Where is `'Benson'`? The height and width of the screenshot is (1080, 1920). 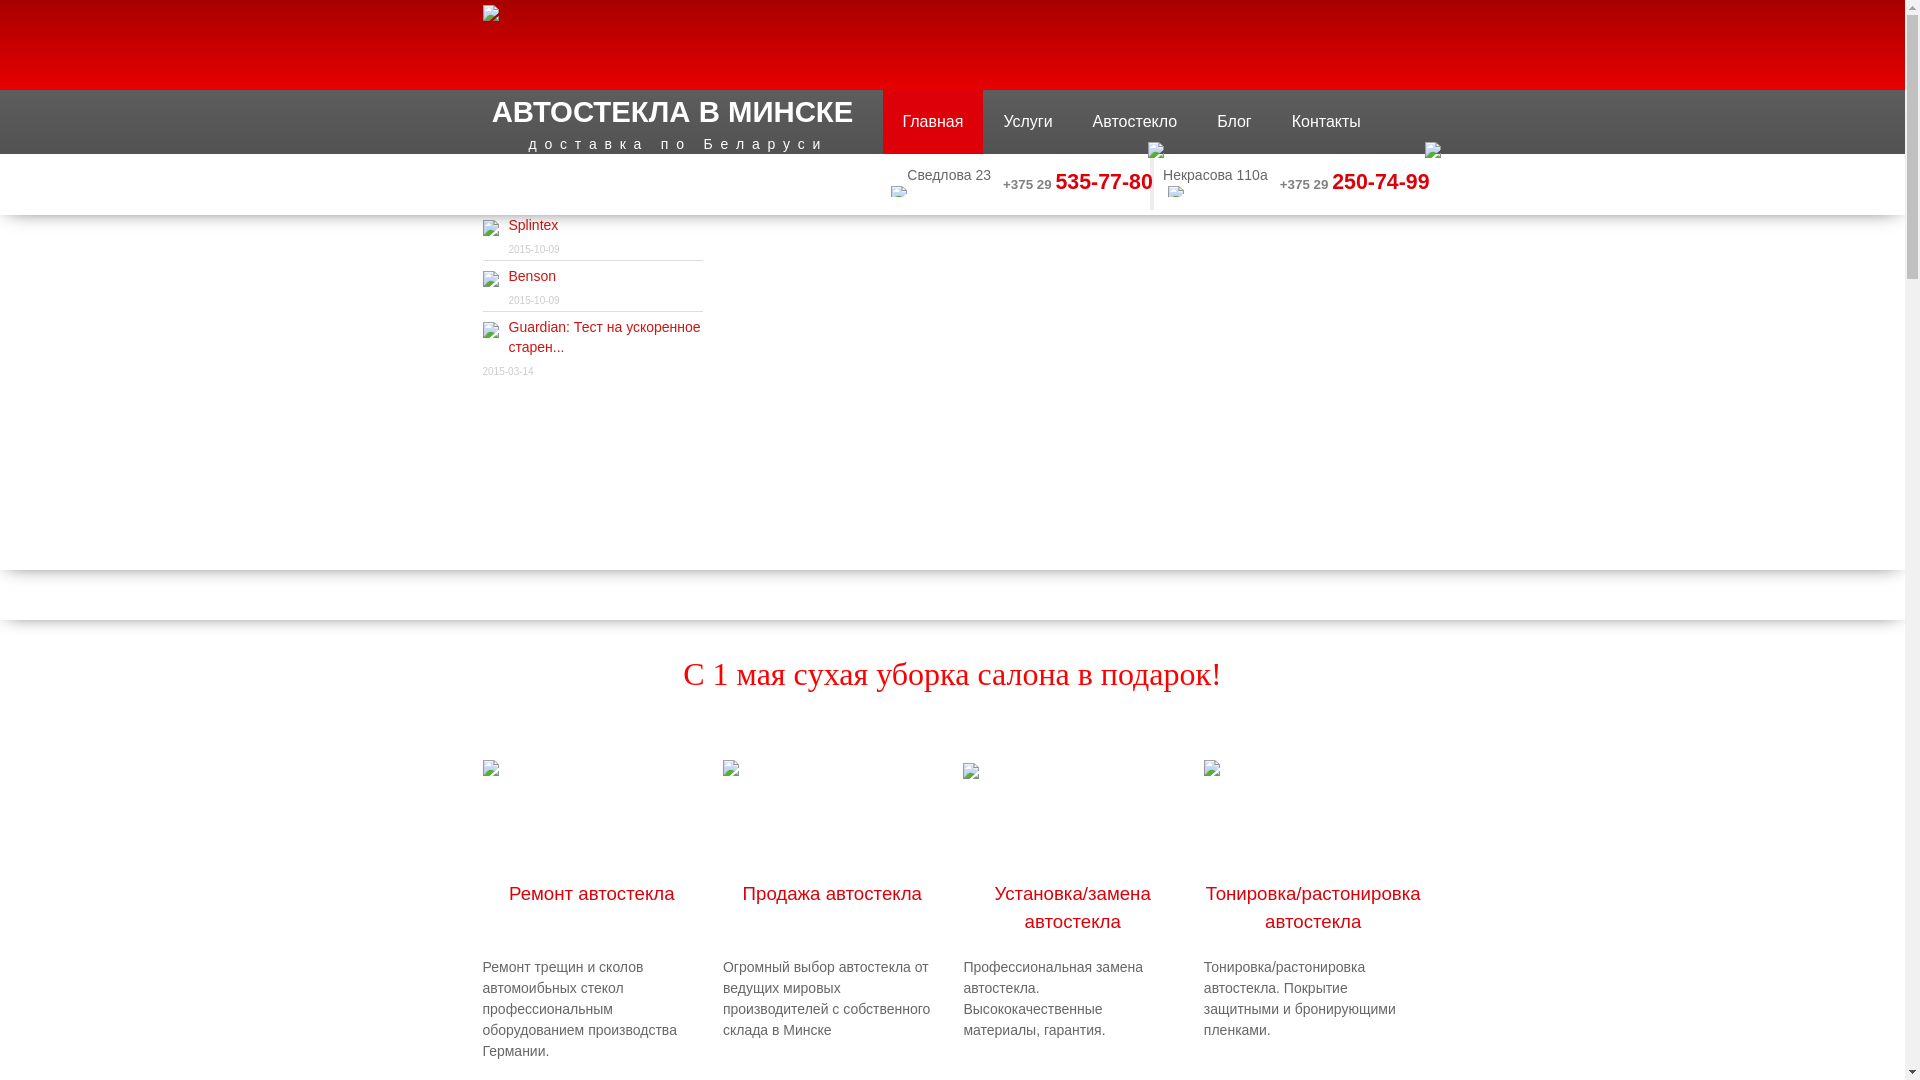 'Benson' is located at coordinates (489, 281).